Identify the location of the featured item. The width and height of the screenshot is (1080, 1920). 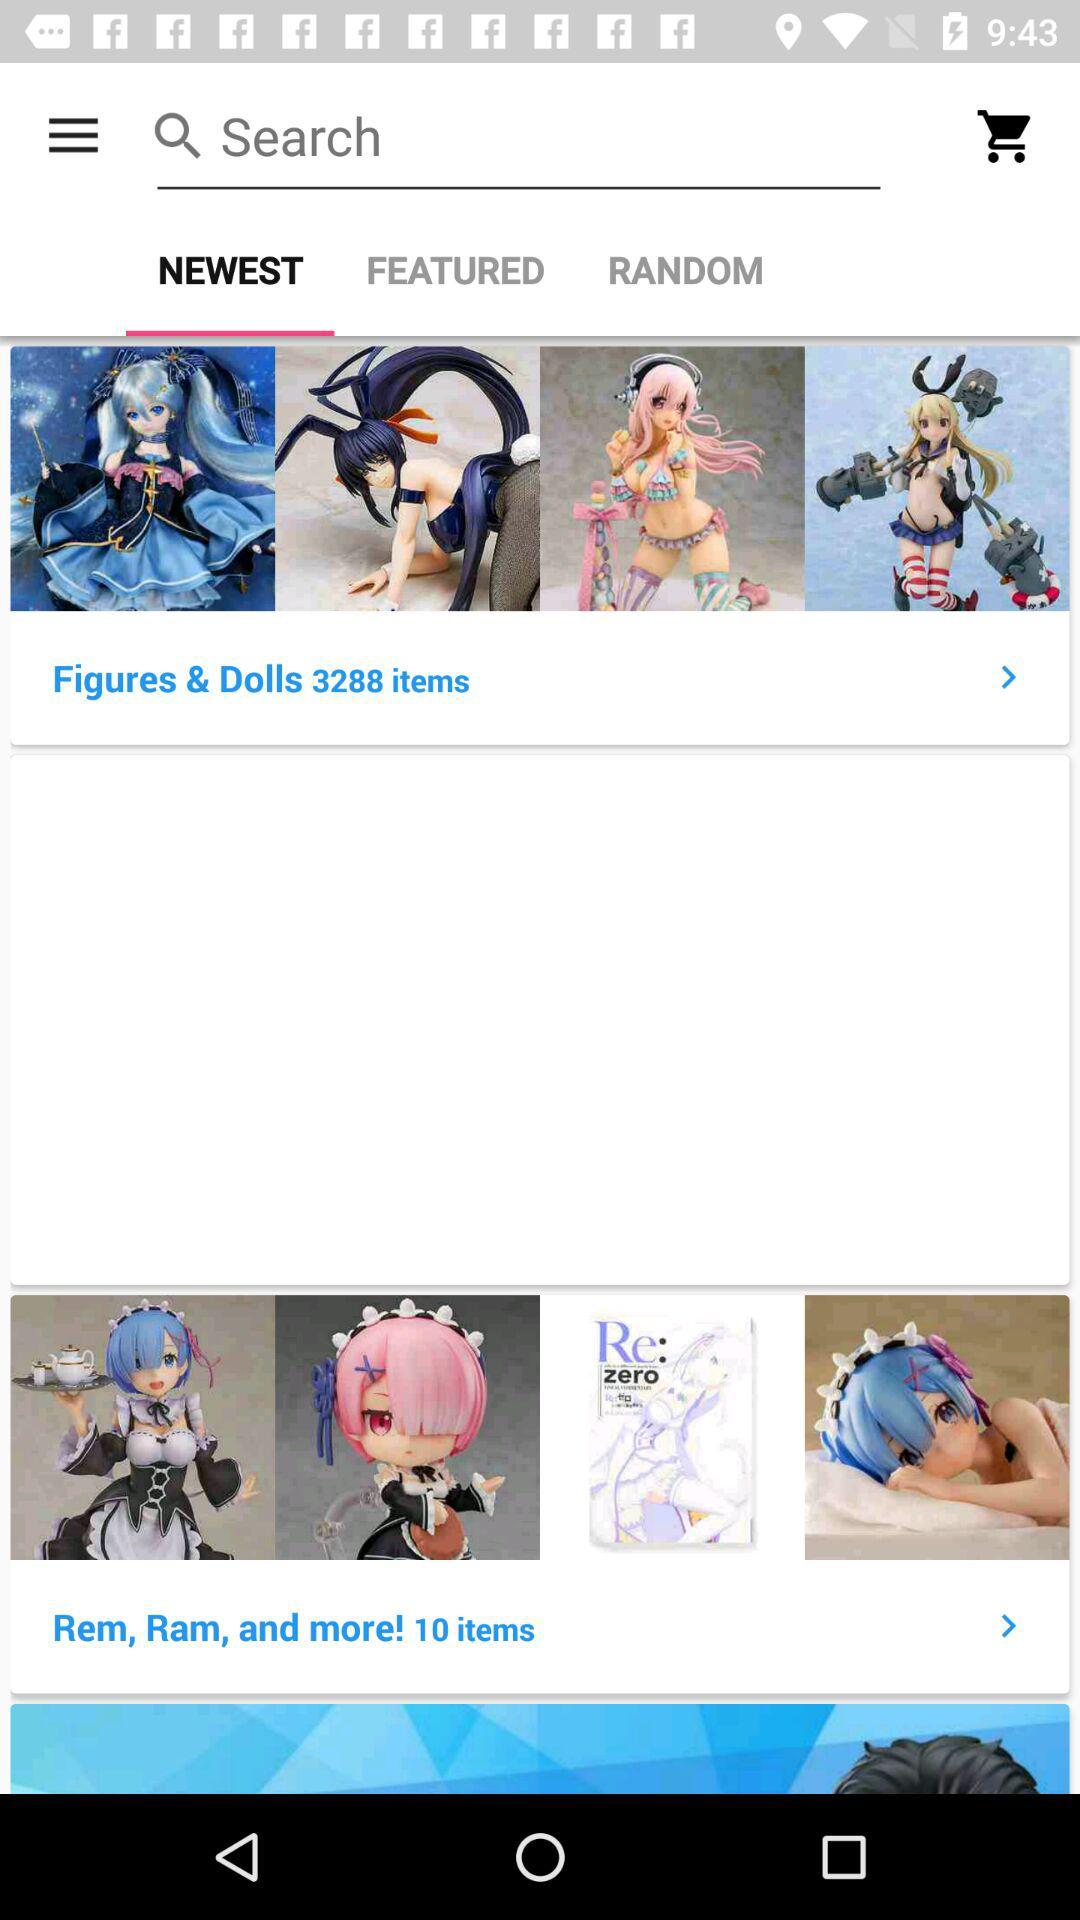
(455, 269).